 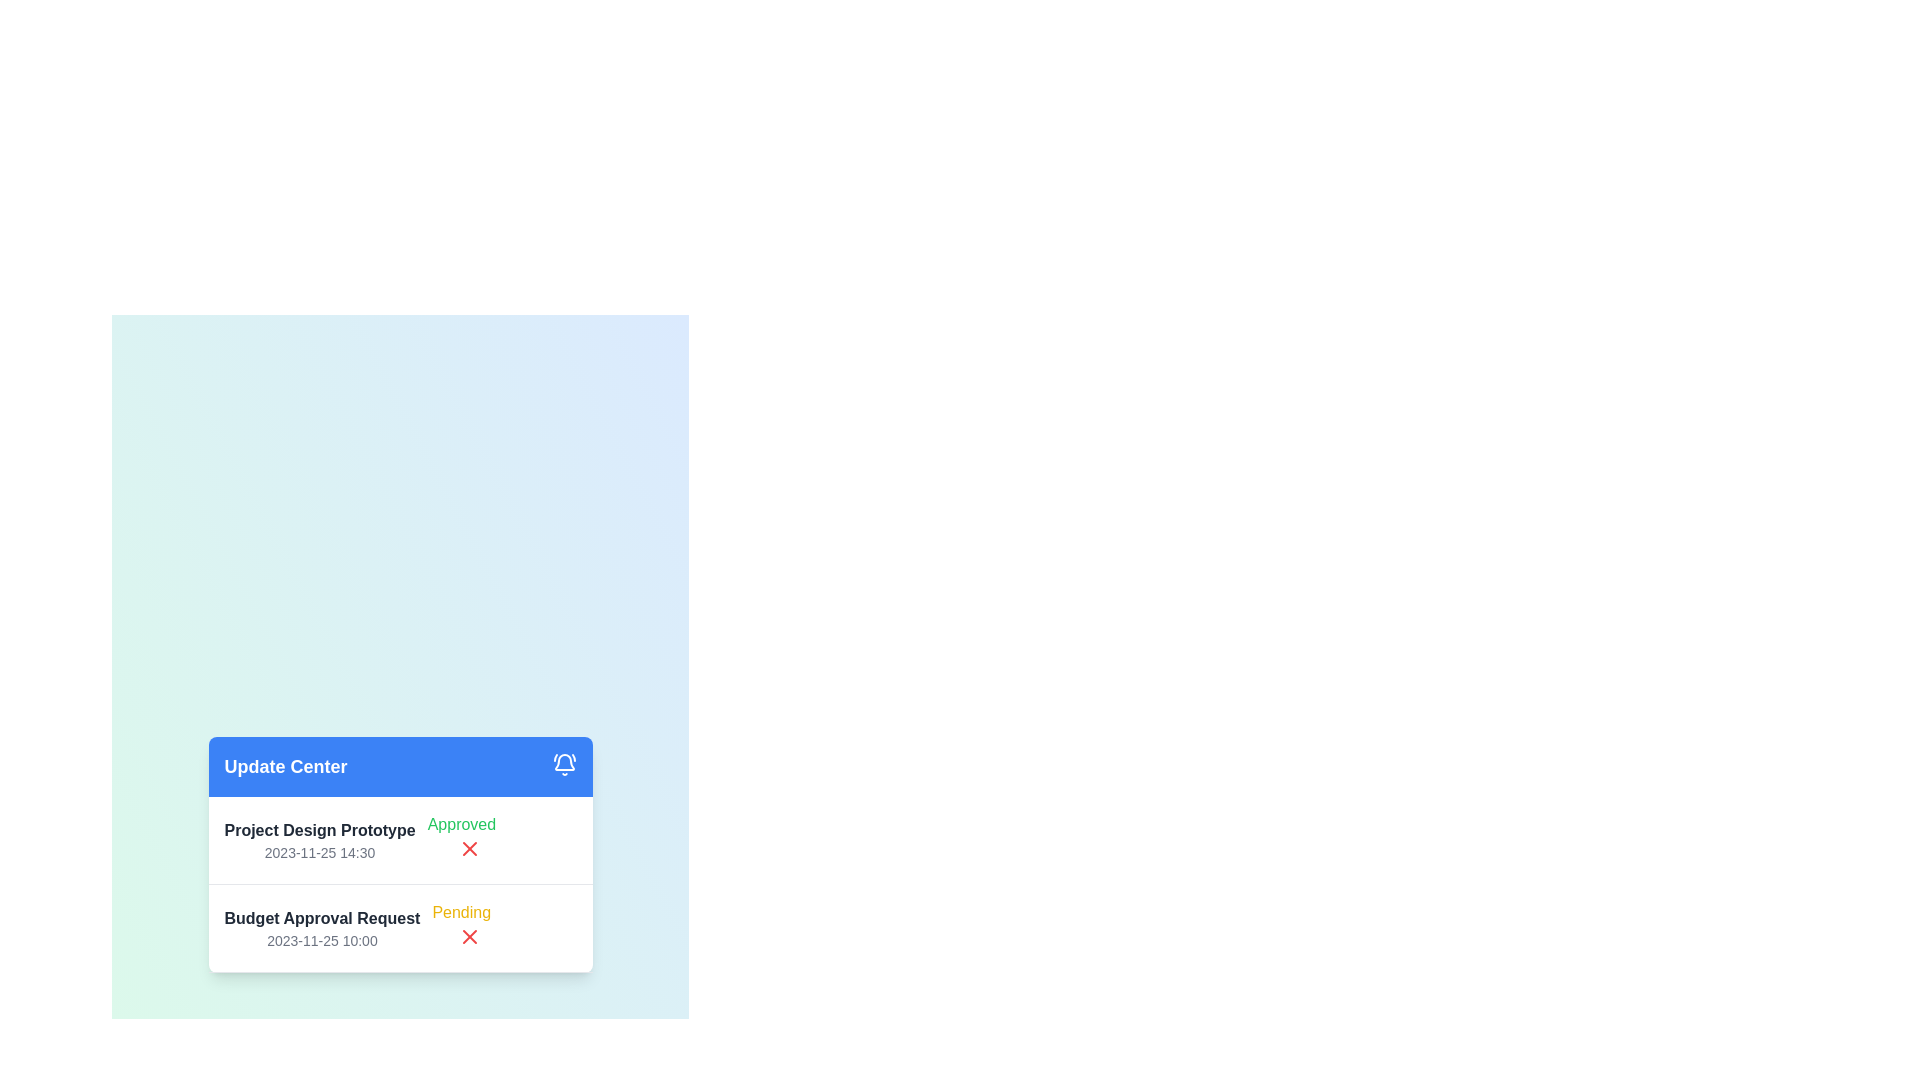 What do you see at coordinates (468, 937) in the screenshot?
I see `the red 'X' icon button next to the 'Pending' label in the 'Budget Approval Request' item row` at bounding box center [468, 937].